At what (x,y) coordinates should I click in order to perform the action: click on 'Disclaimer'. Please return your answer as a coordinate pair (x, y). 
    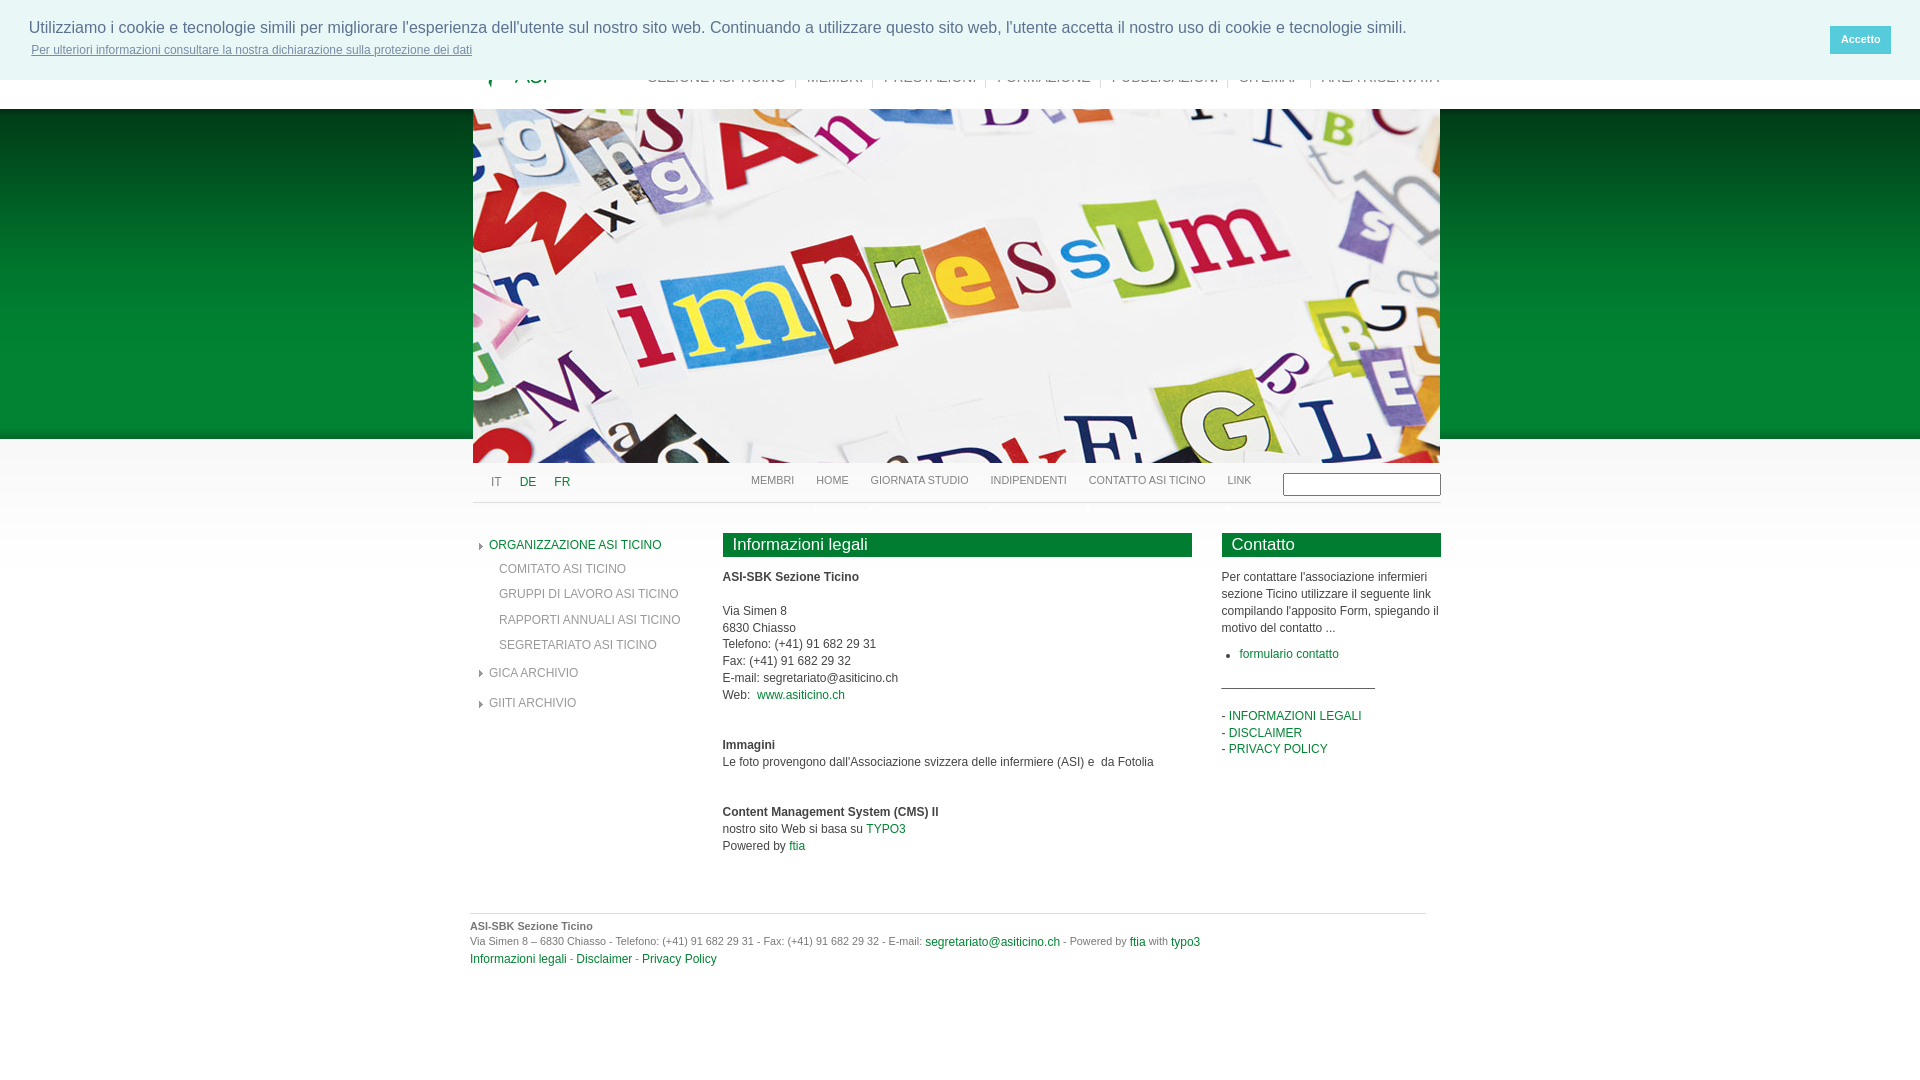
    Looking at the image, I should click on (603, 958).